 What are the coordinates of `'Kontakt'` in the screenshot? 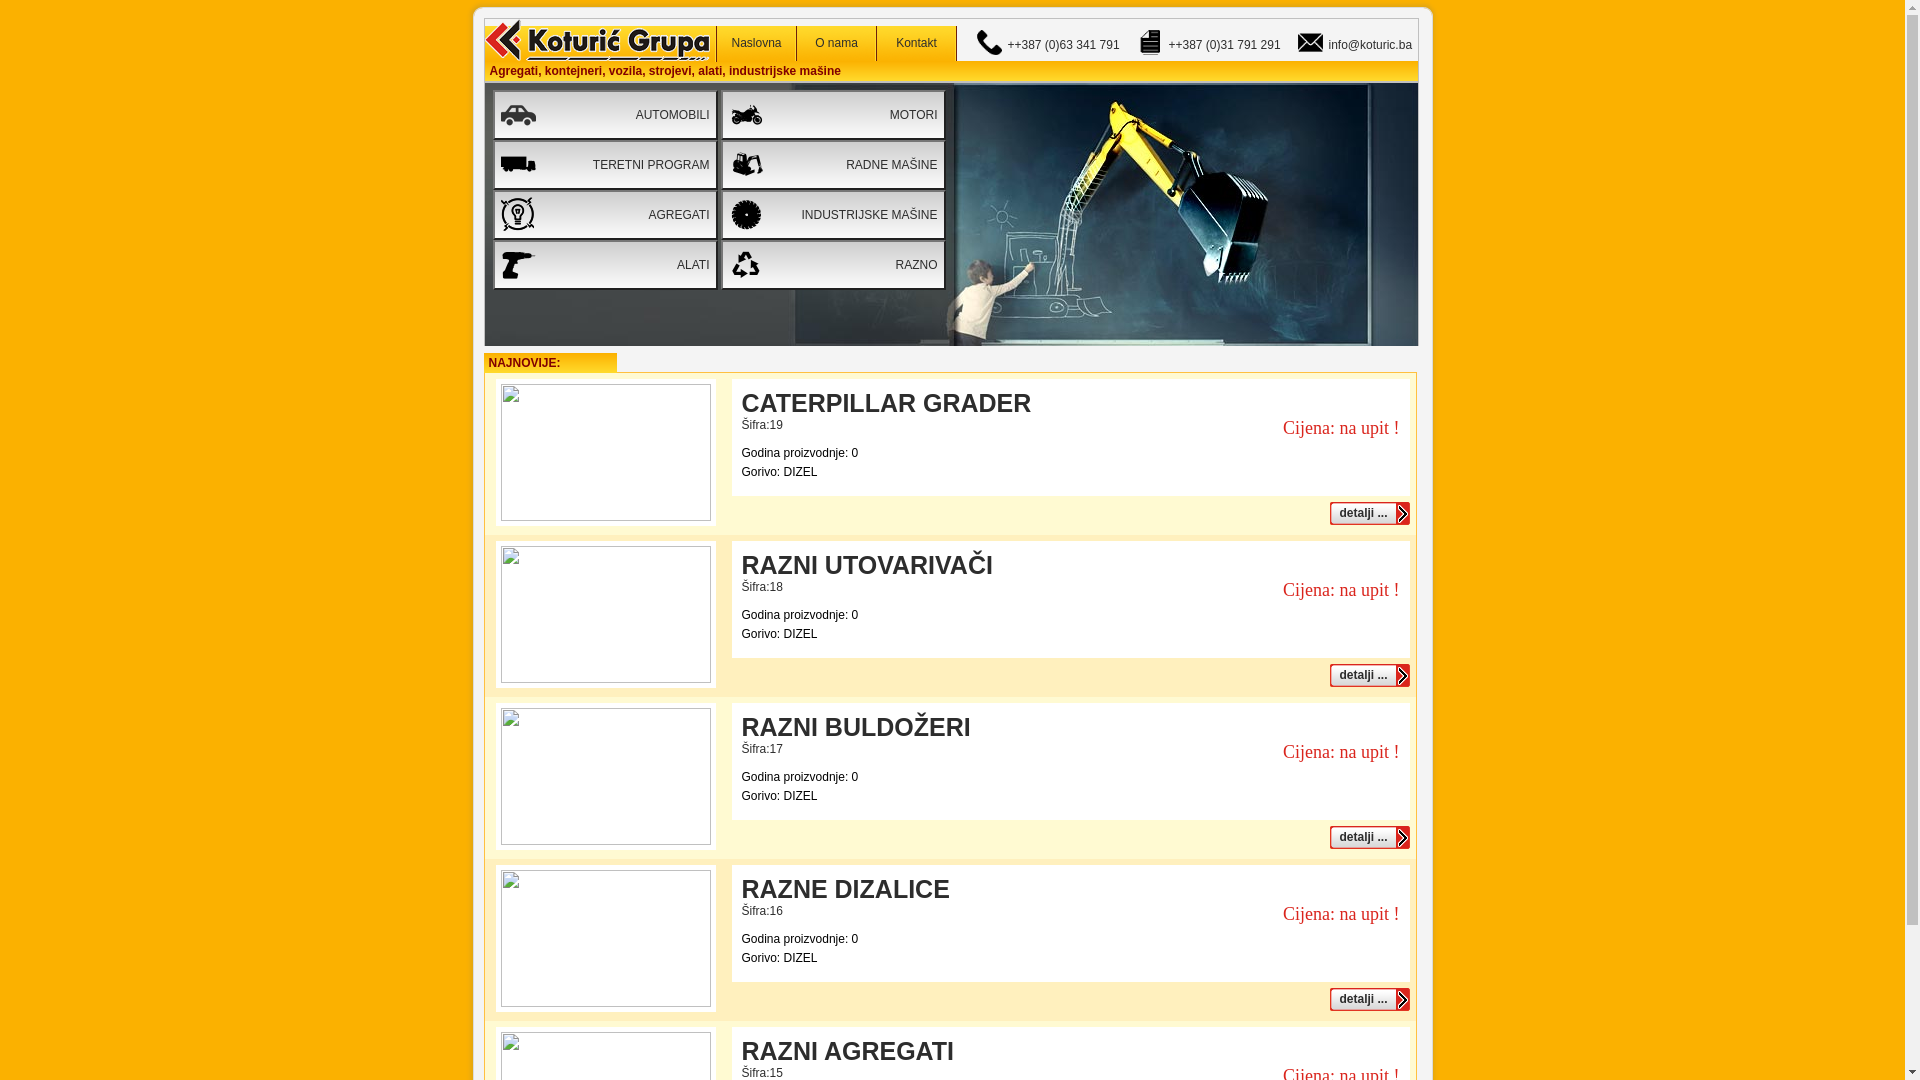 It's located at (915, 43).